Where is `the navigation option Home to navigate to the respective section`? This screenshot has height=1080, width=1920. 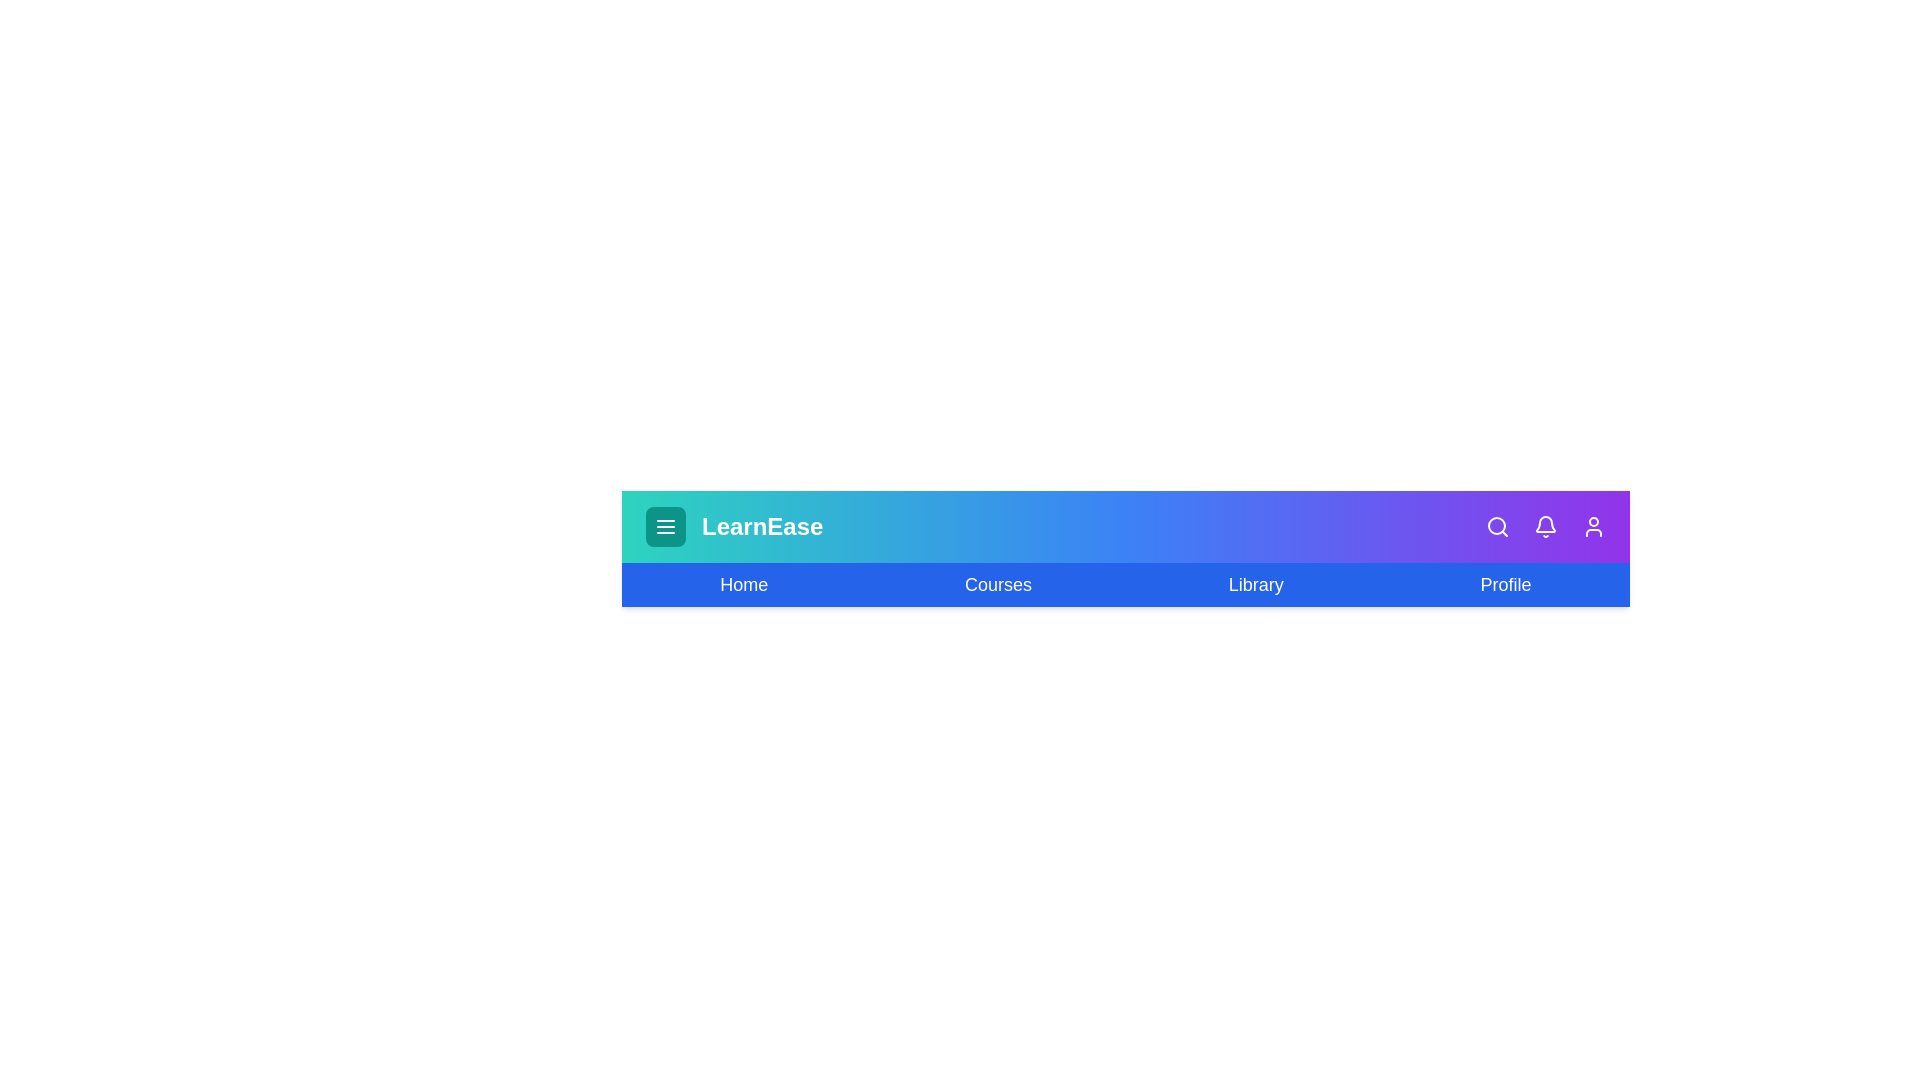
the navigation option Home to navigate to the respective section is located at coordinates (743, 585).